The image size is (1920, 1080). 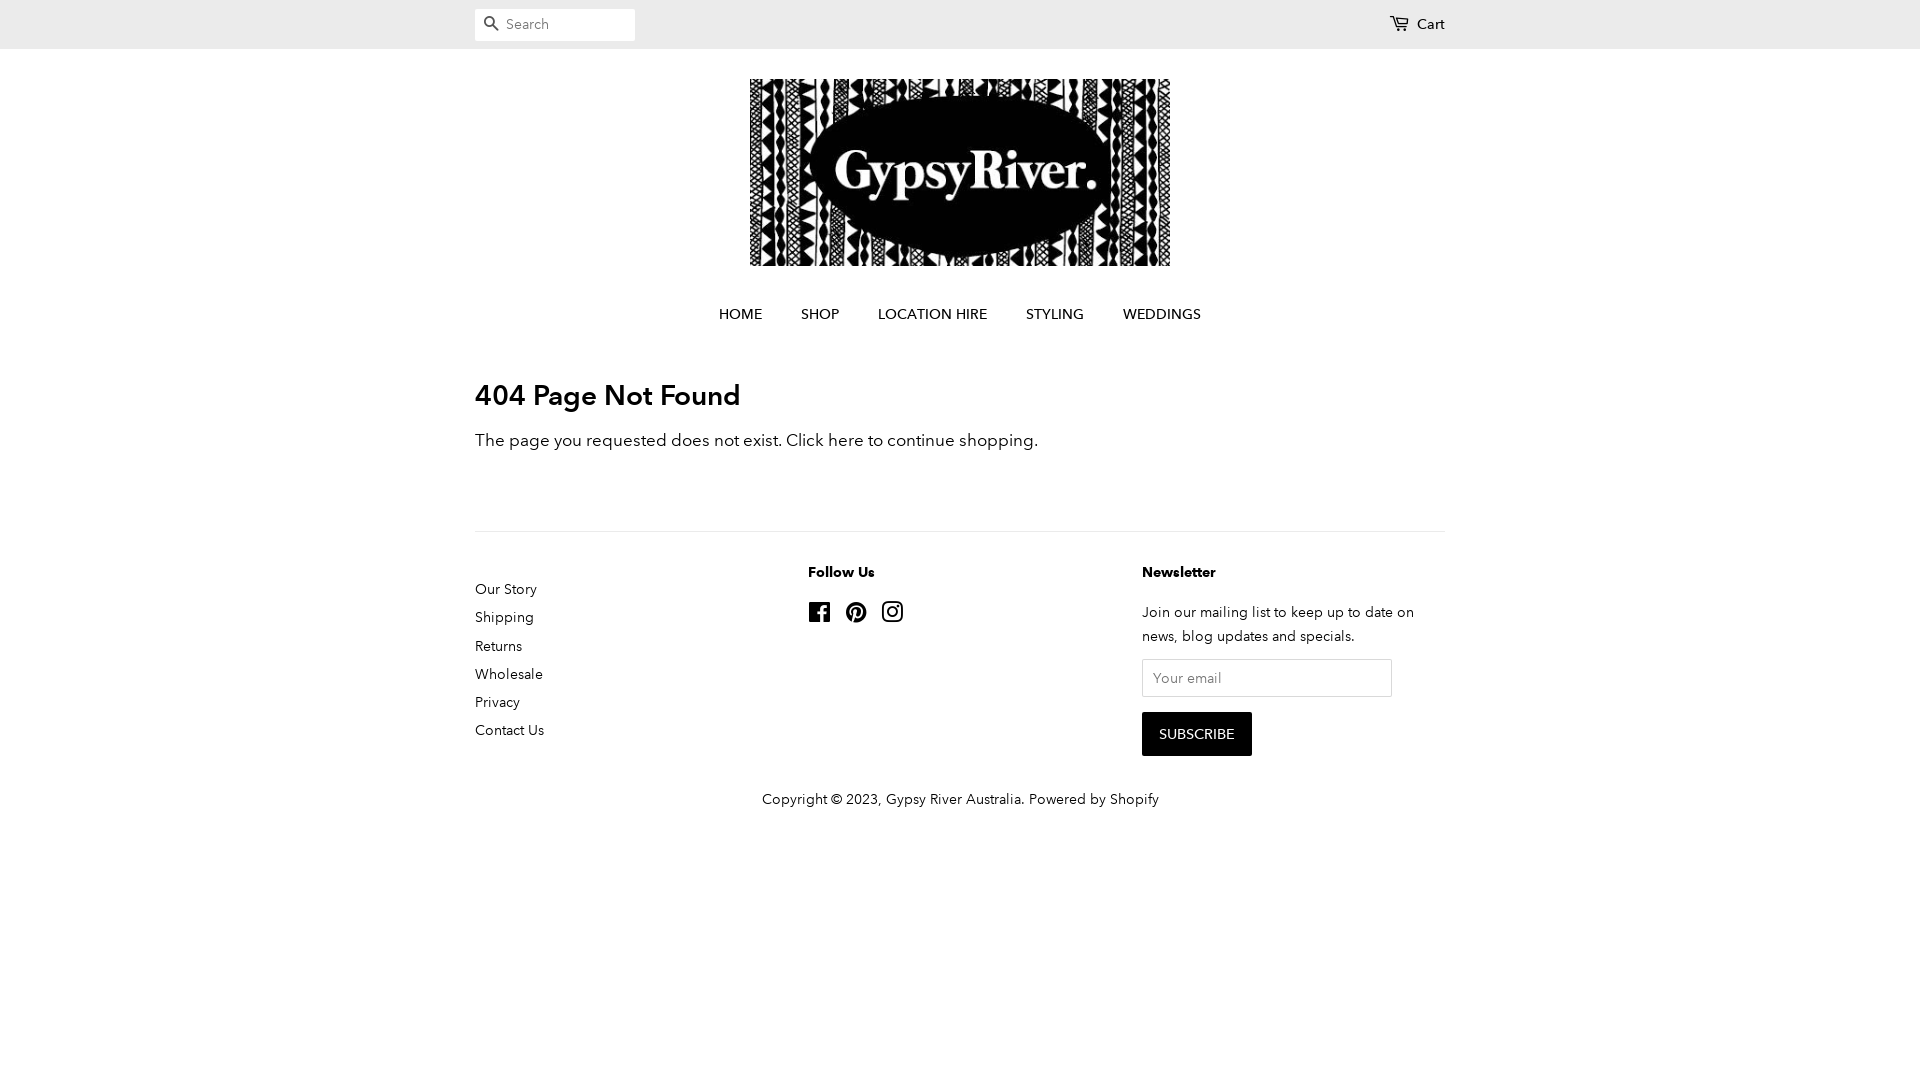 I want to click on 'Privacy', so click(x=497, y=701).